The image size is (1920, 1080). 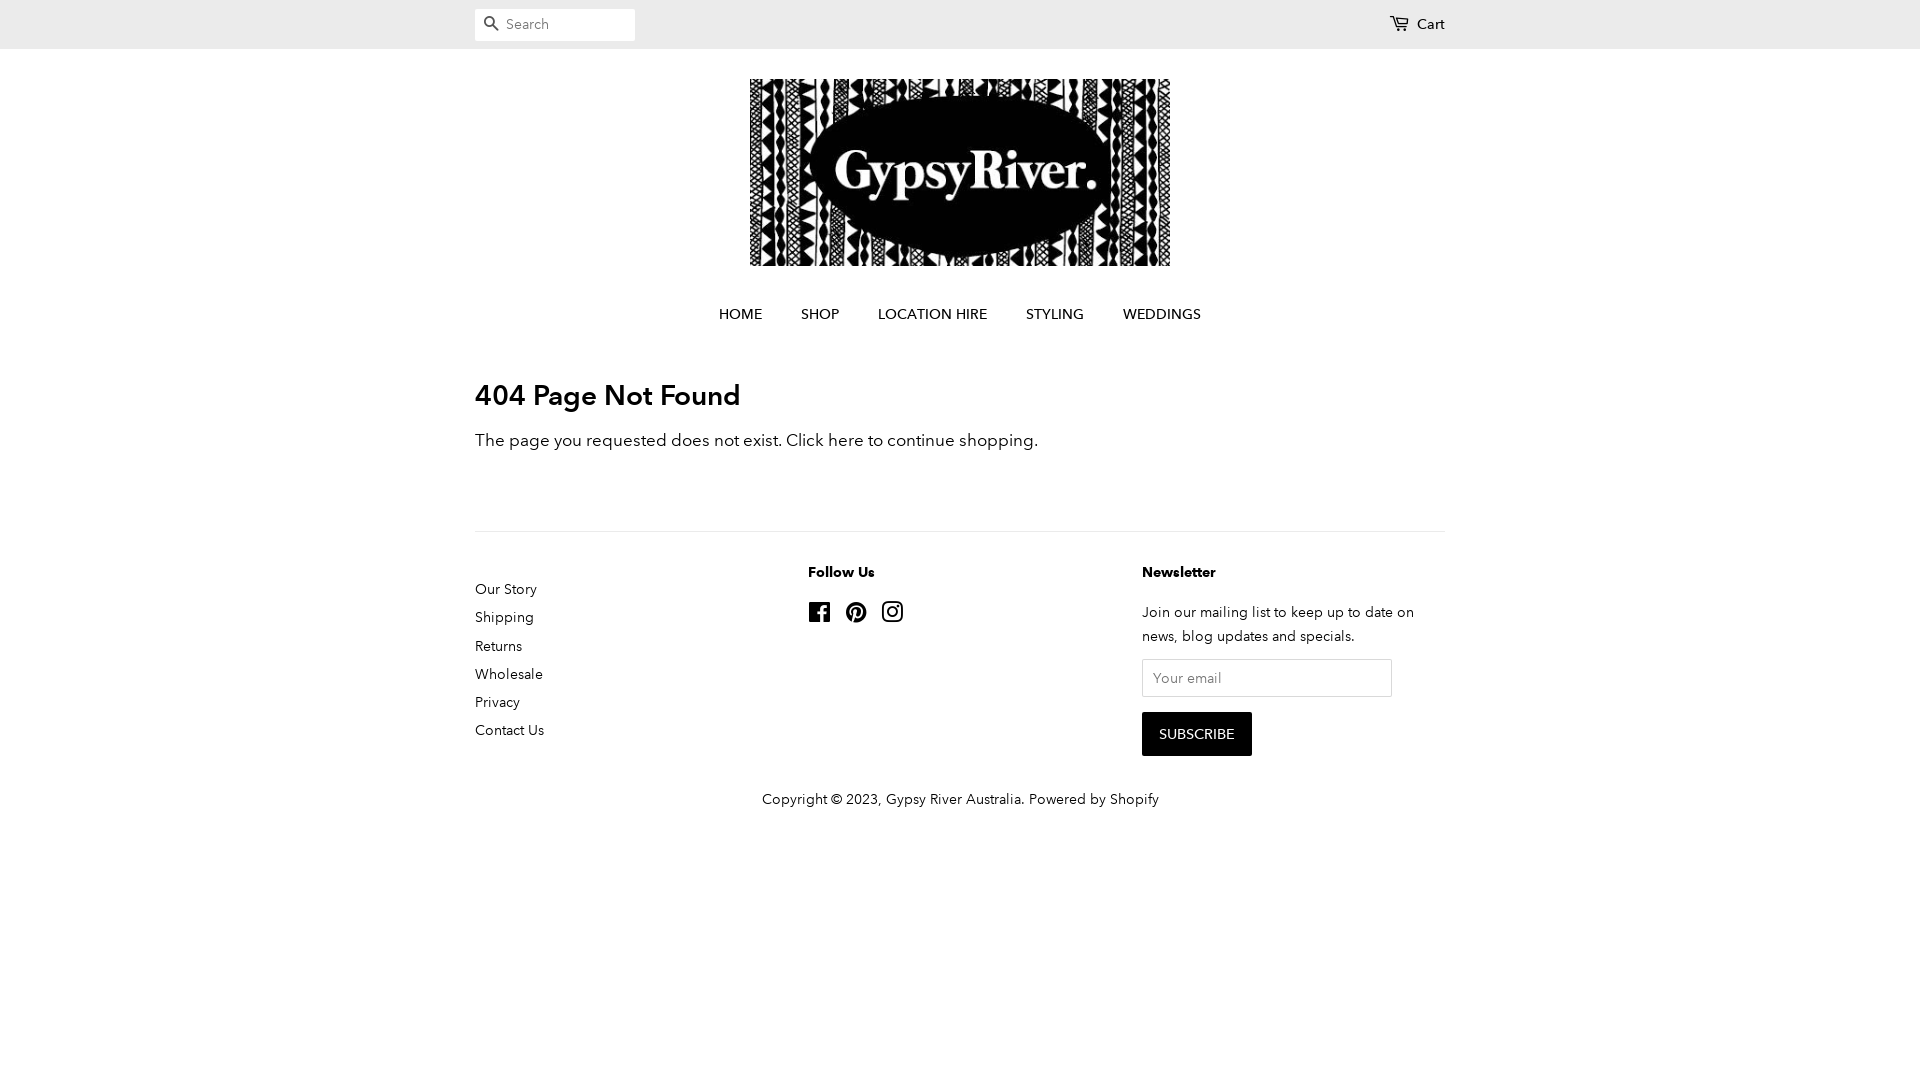 I want to click on 'Privacy', so click(x=497, y=701).